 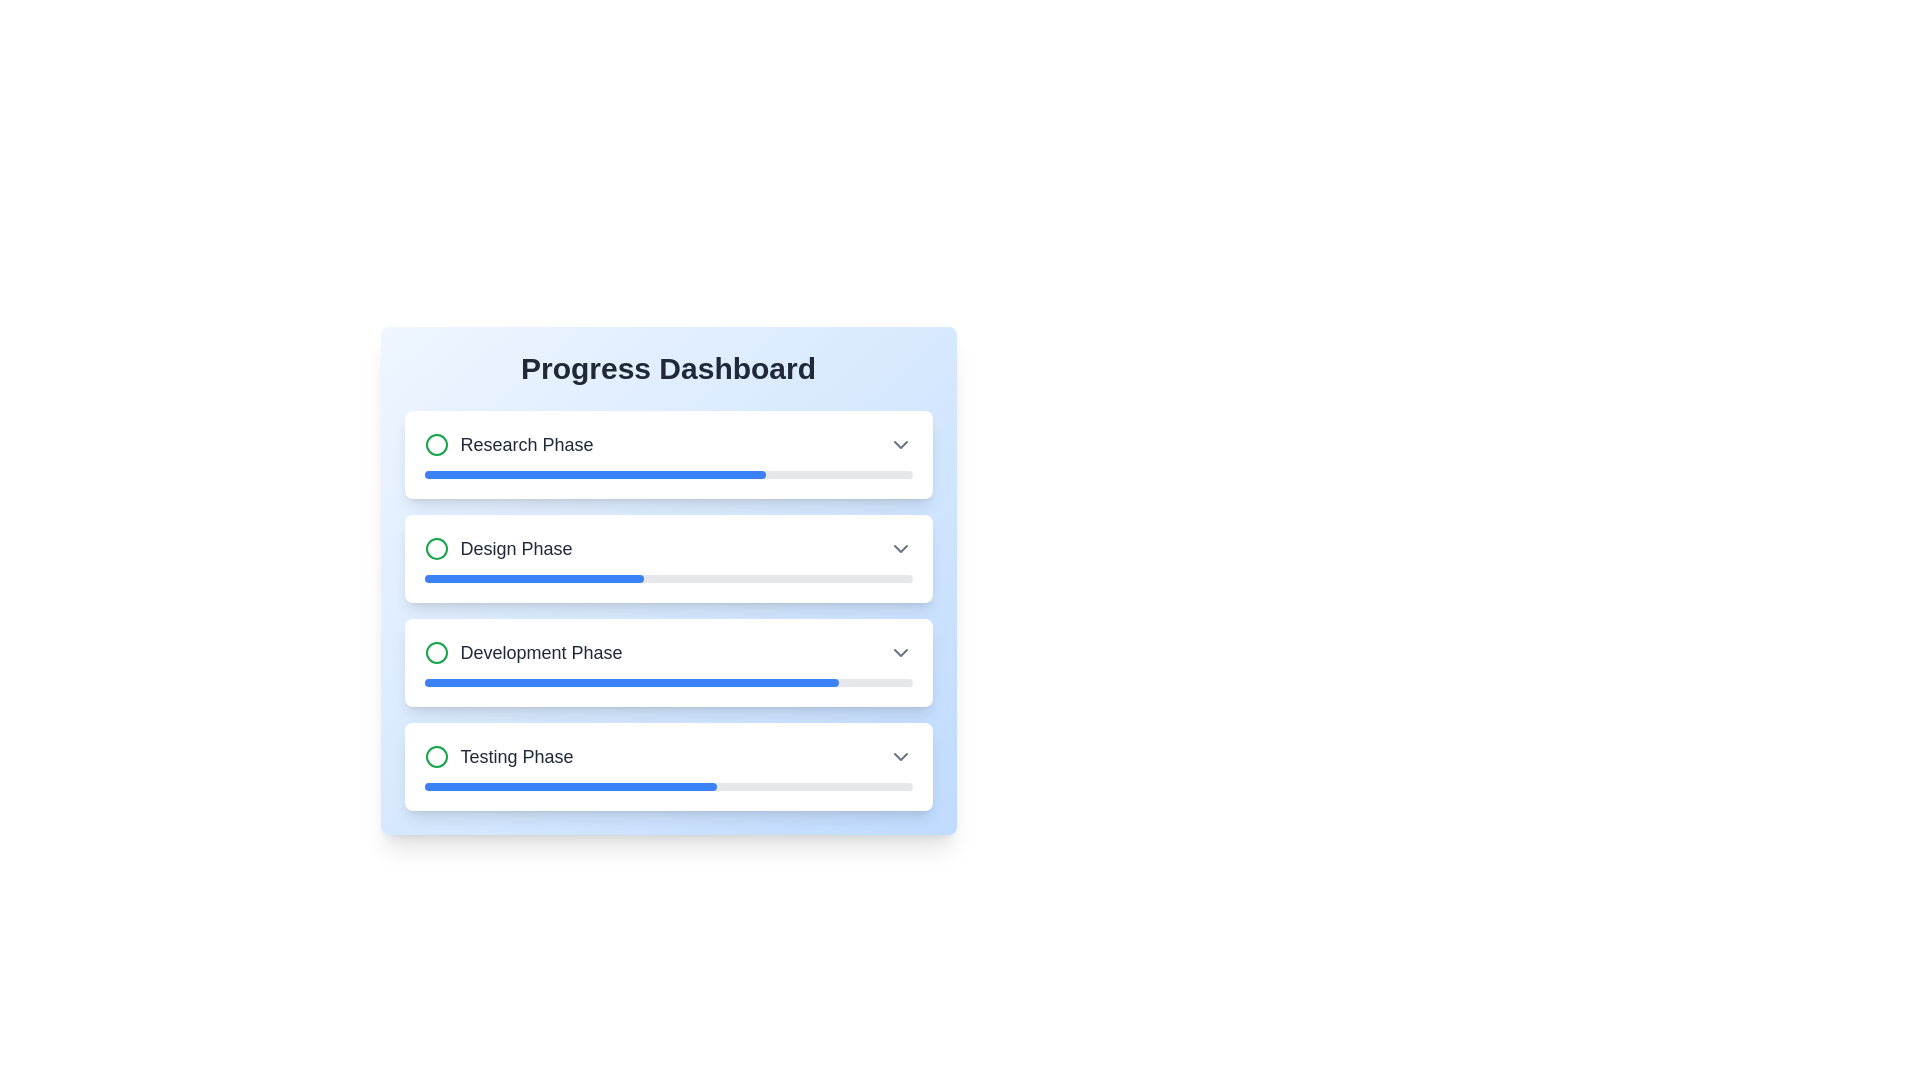 What do you see at coordinates (435, 548) in the screenshot?
I see `the status icon located to the left of the text 'Design Phase' in the second section of the Progress Dashboard` at bounding box center [435, 548].